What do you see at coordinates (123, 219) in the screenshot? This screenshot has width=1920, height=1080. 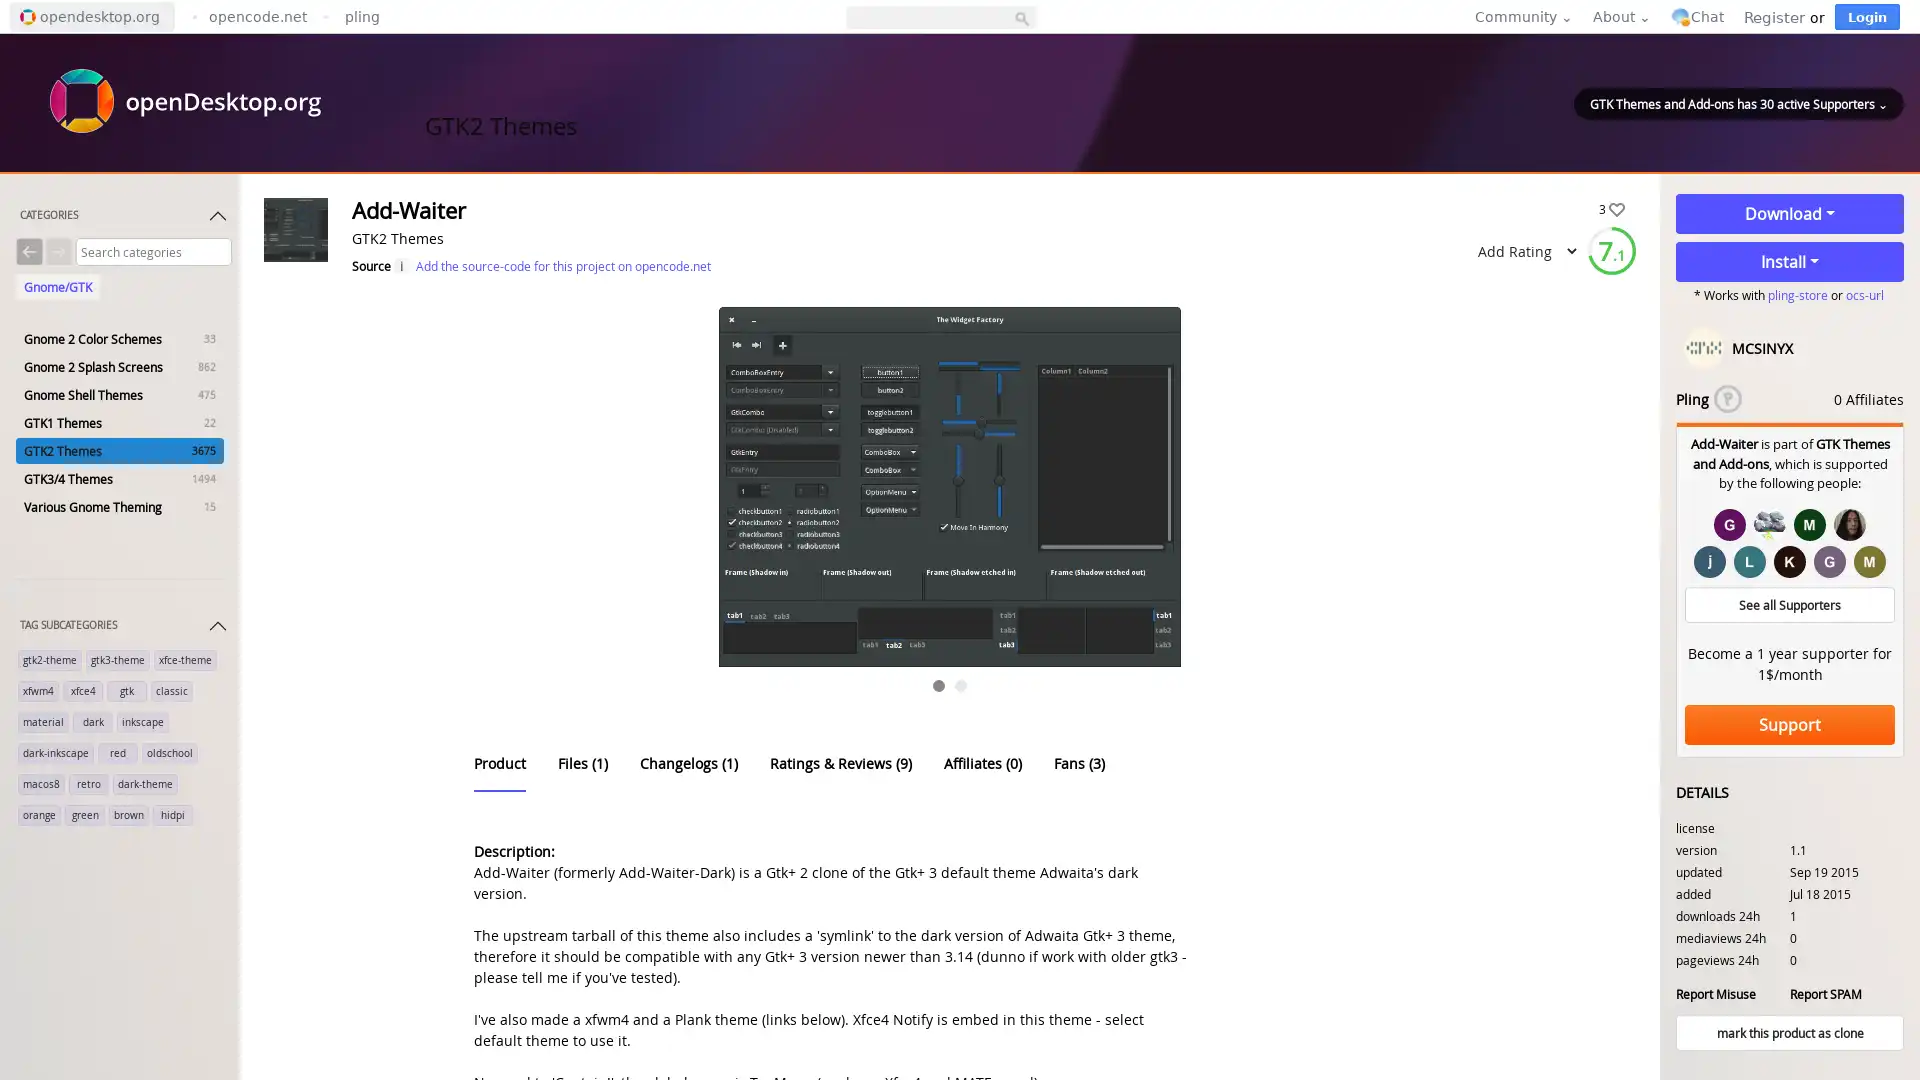 I see `CATEGORIES` at bounding box center [123, 219].